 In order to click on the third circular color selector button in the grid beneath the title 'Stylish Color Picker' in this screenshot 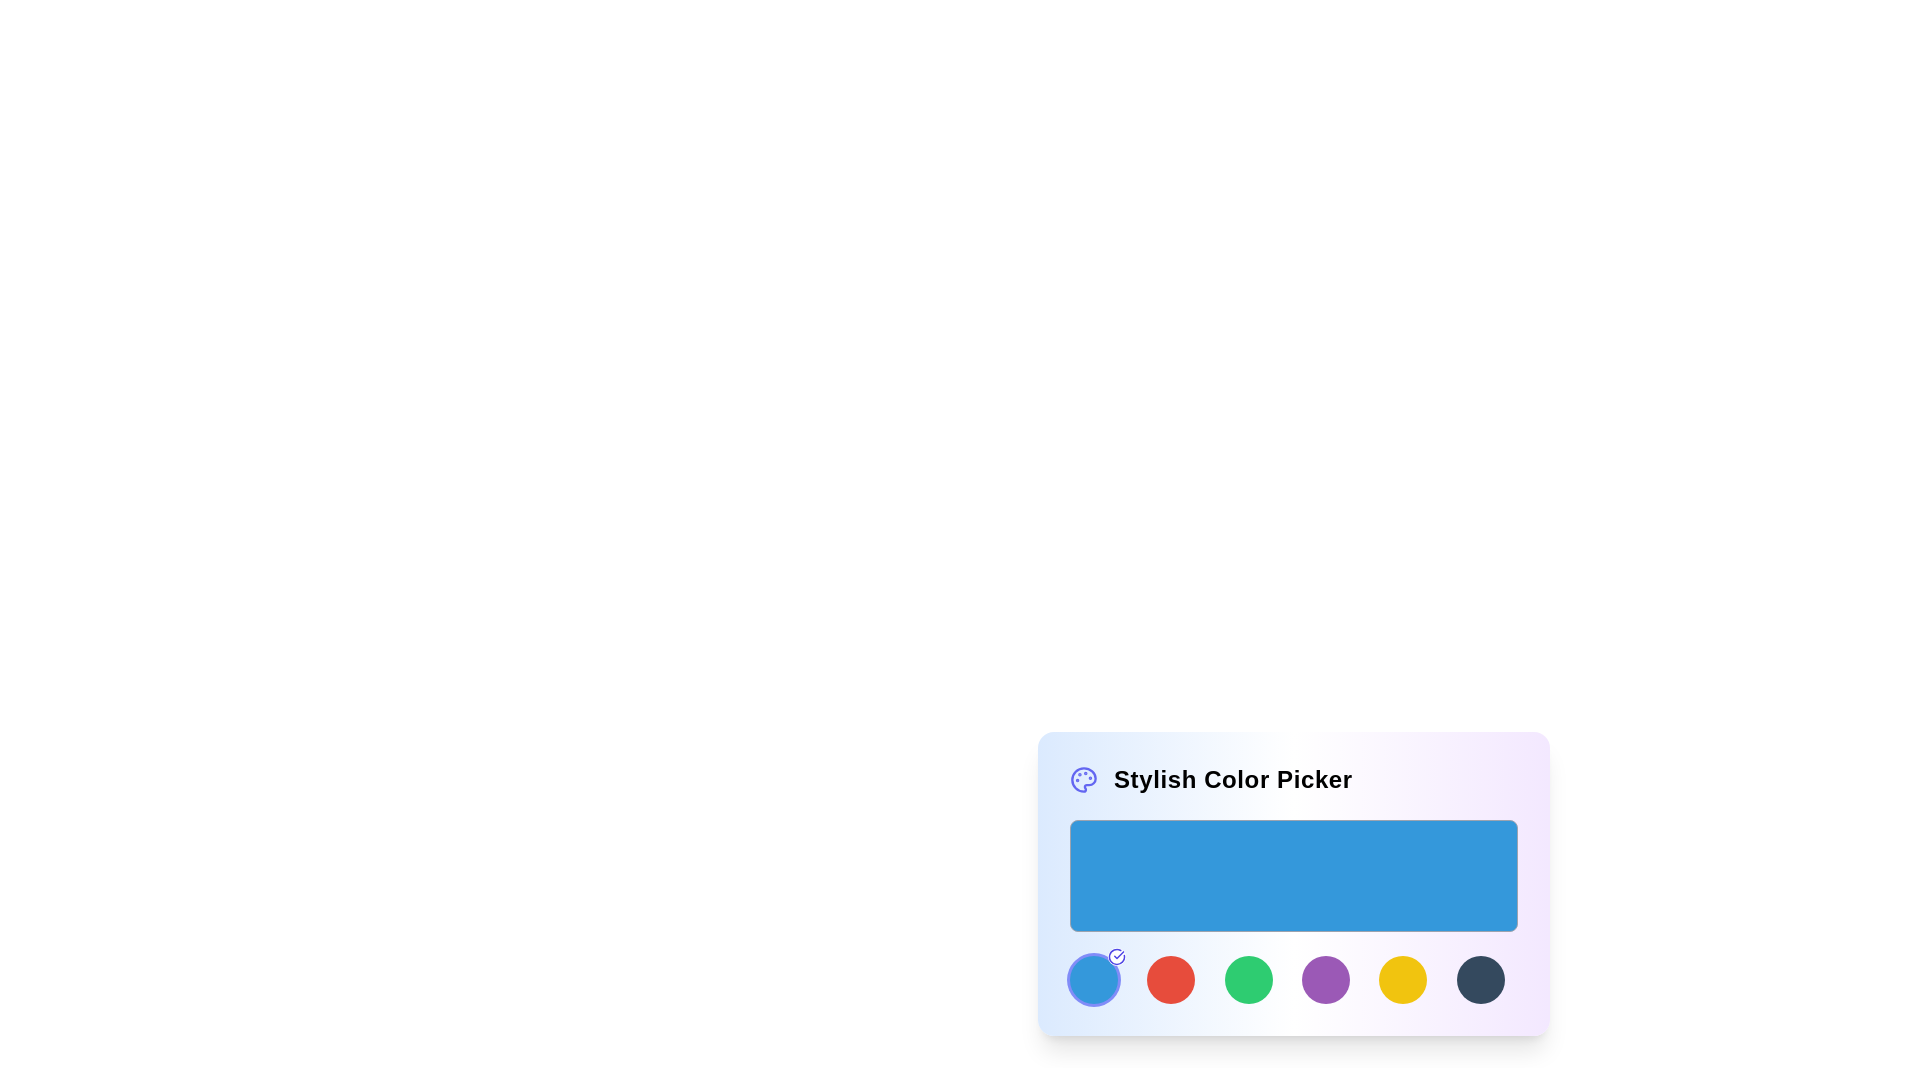, I will do `click(1171, 978)`.